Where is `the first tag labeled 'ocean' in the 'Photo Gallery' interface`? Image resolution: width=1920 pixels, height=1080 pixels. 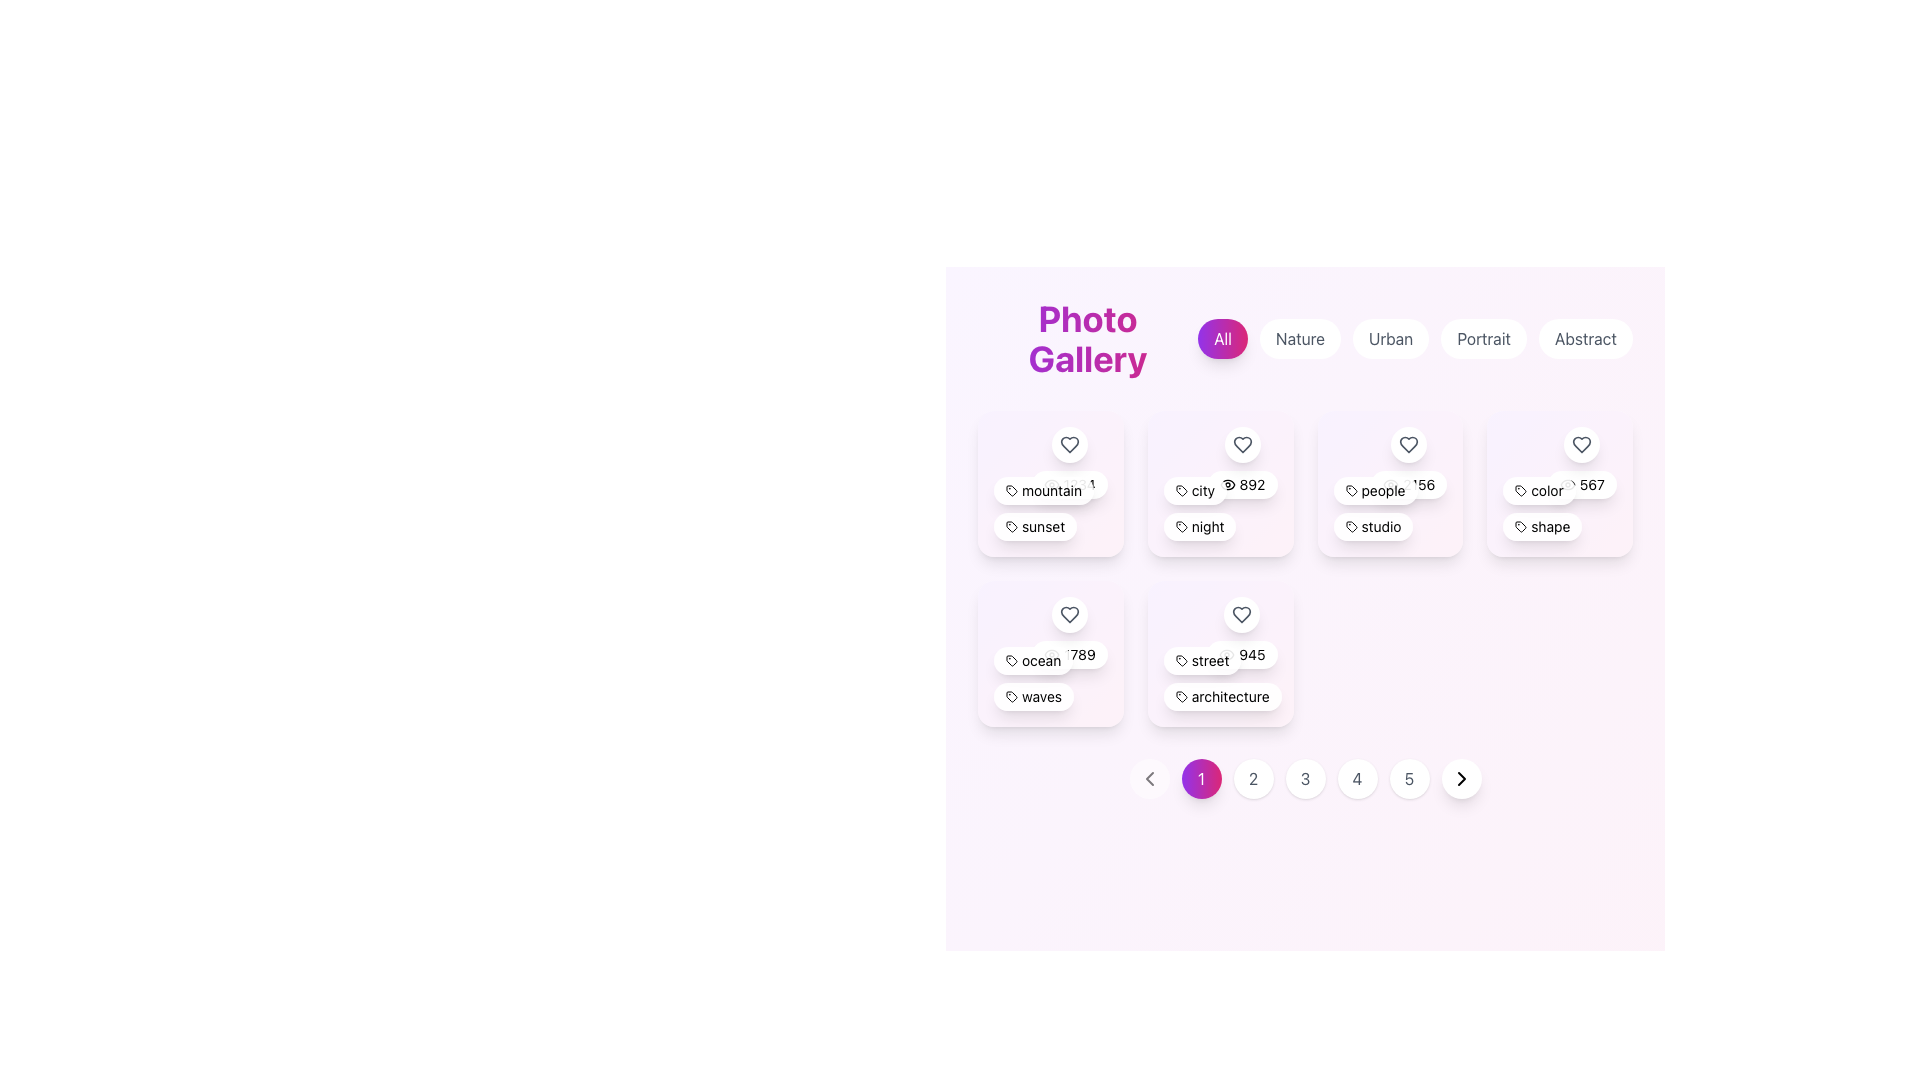
the first tag labeled 'ocean' in the 'Photo Gallery' interface is located at coordinates (1033, 660).